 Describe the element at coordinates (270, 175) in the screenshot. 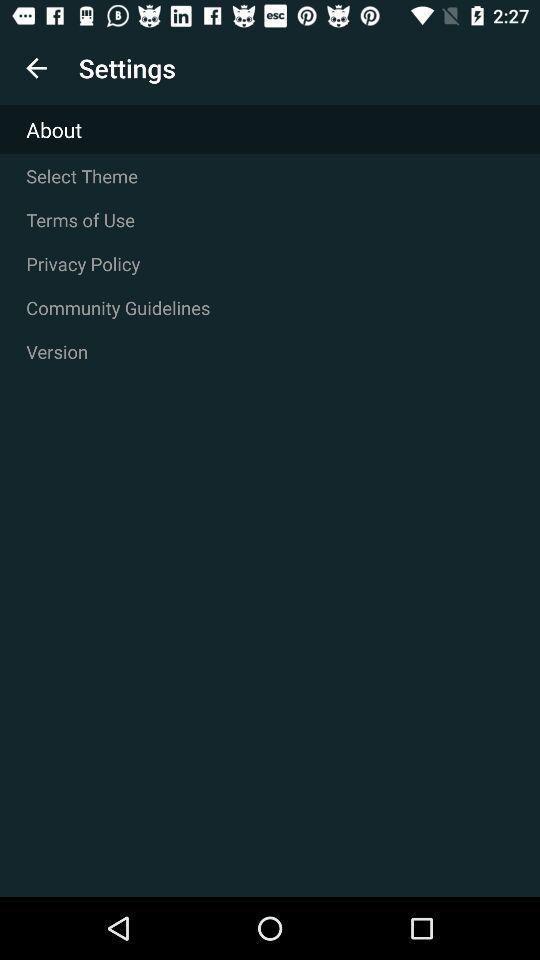

I see `icon above the terms of use item` at that location.